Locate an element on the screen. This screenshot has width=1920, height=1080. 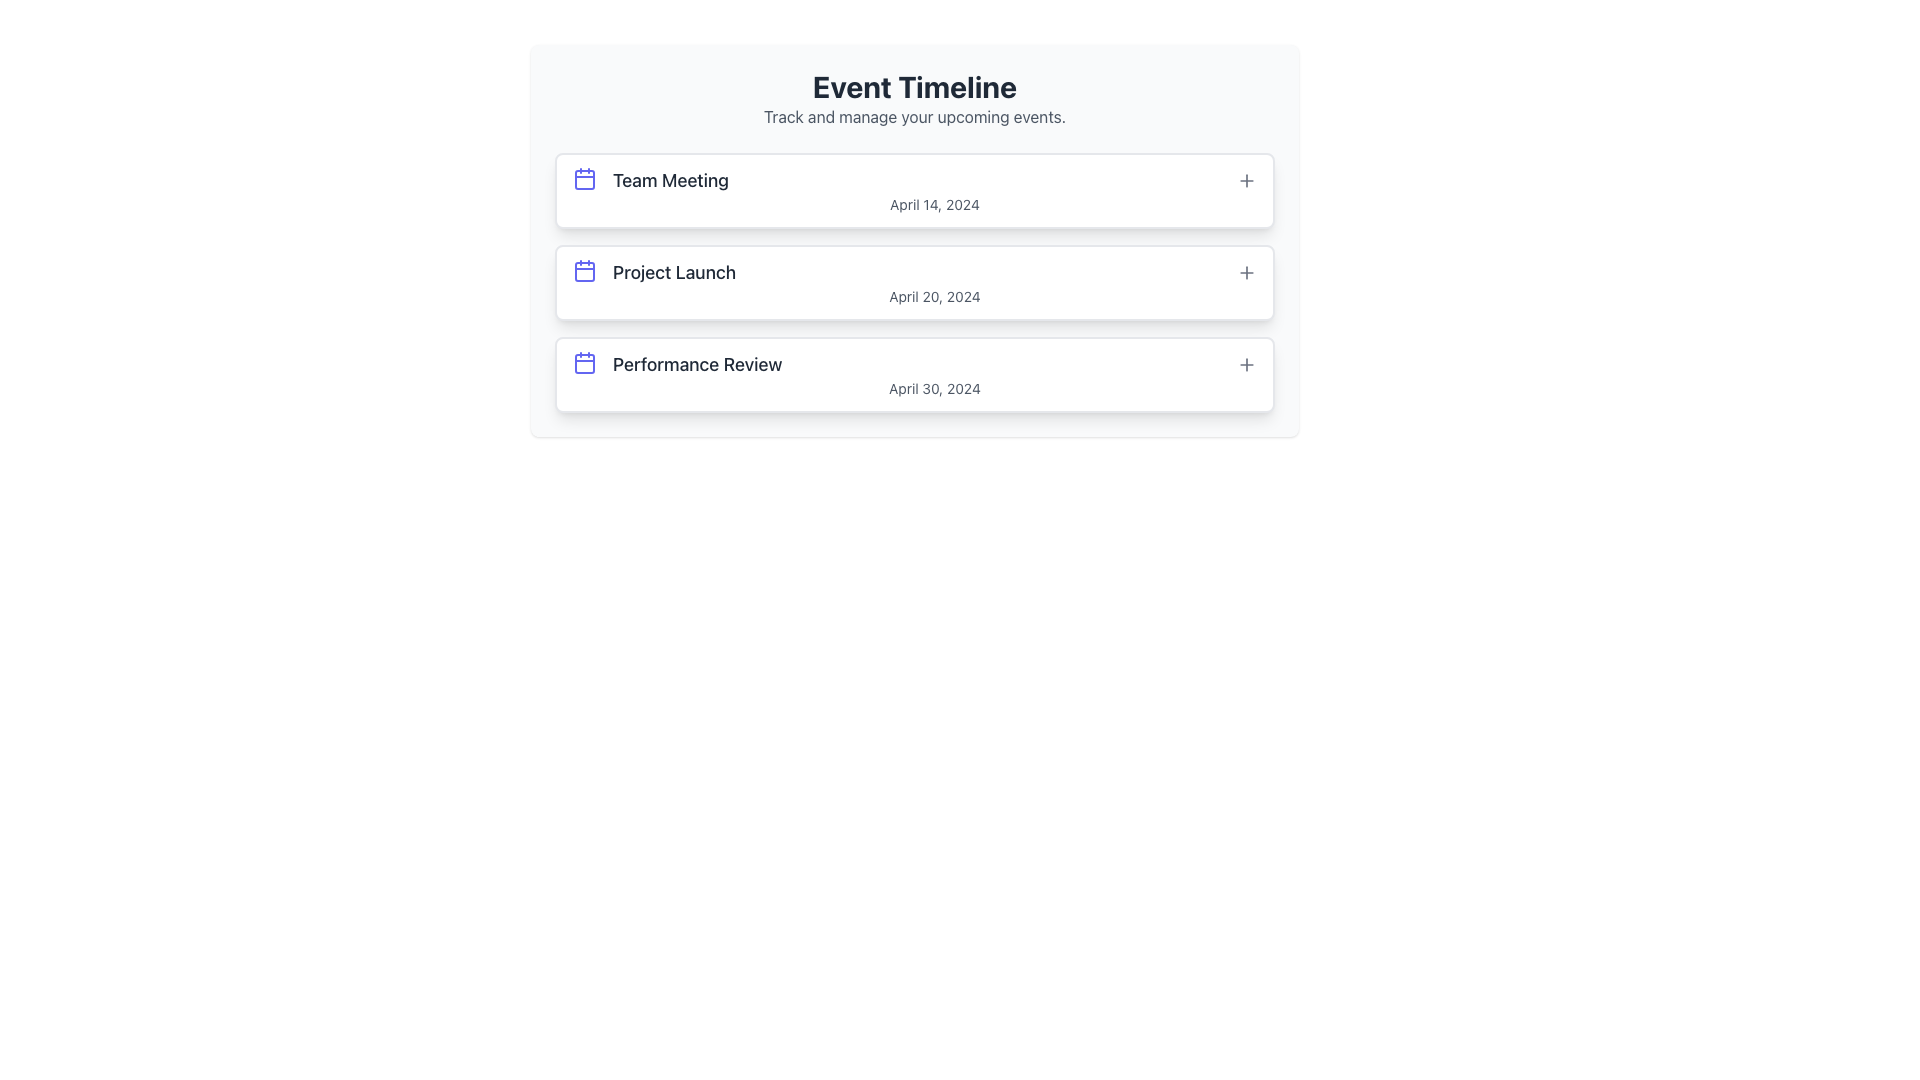
the static text label displaying the date 'April 20, 2024', which is positioned at the bottom right corner of the second event entry labeled 'Project Launch' is located at coordinates (934, 297).